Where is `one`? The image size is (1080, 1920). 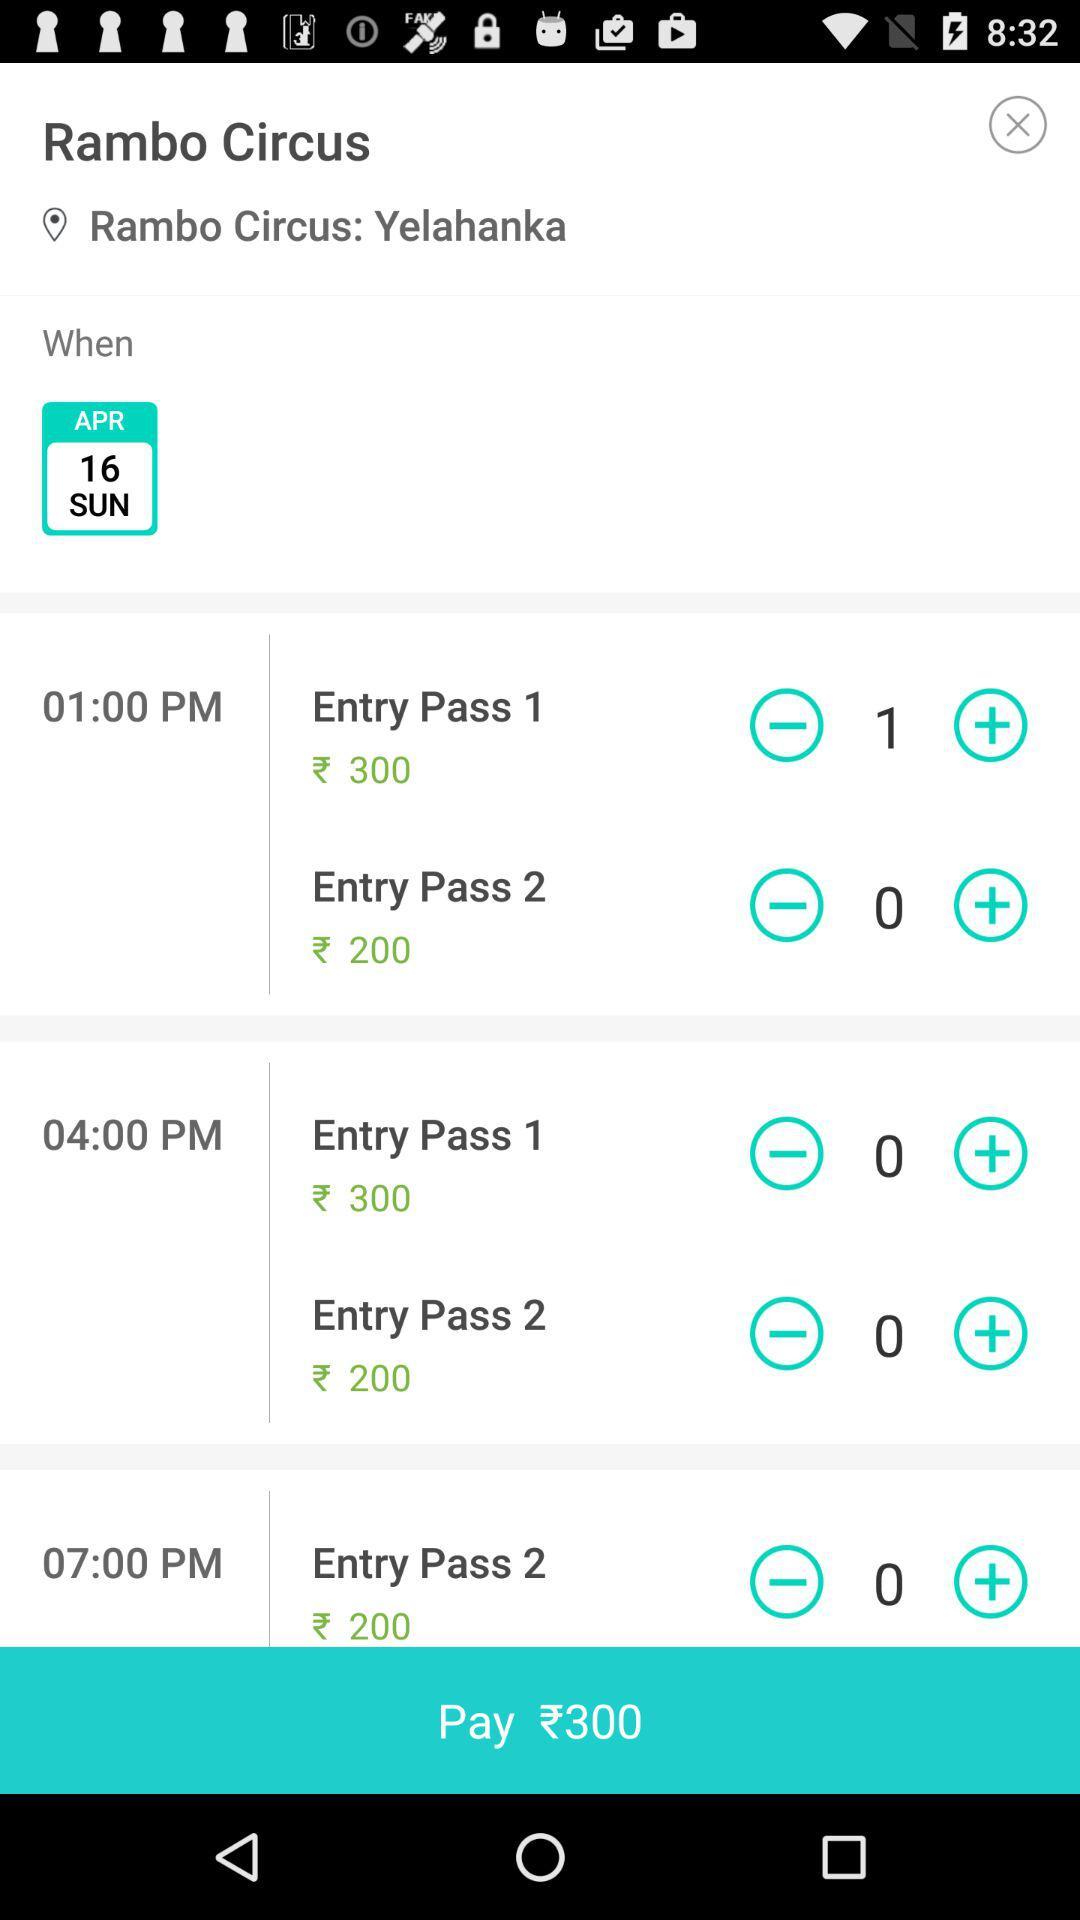
one is located at coordinates (990, 1153).